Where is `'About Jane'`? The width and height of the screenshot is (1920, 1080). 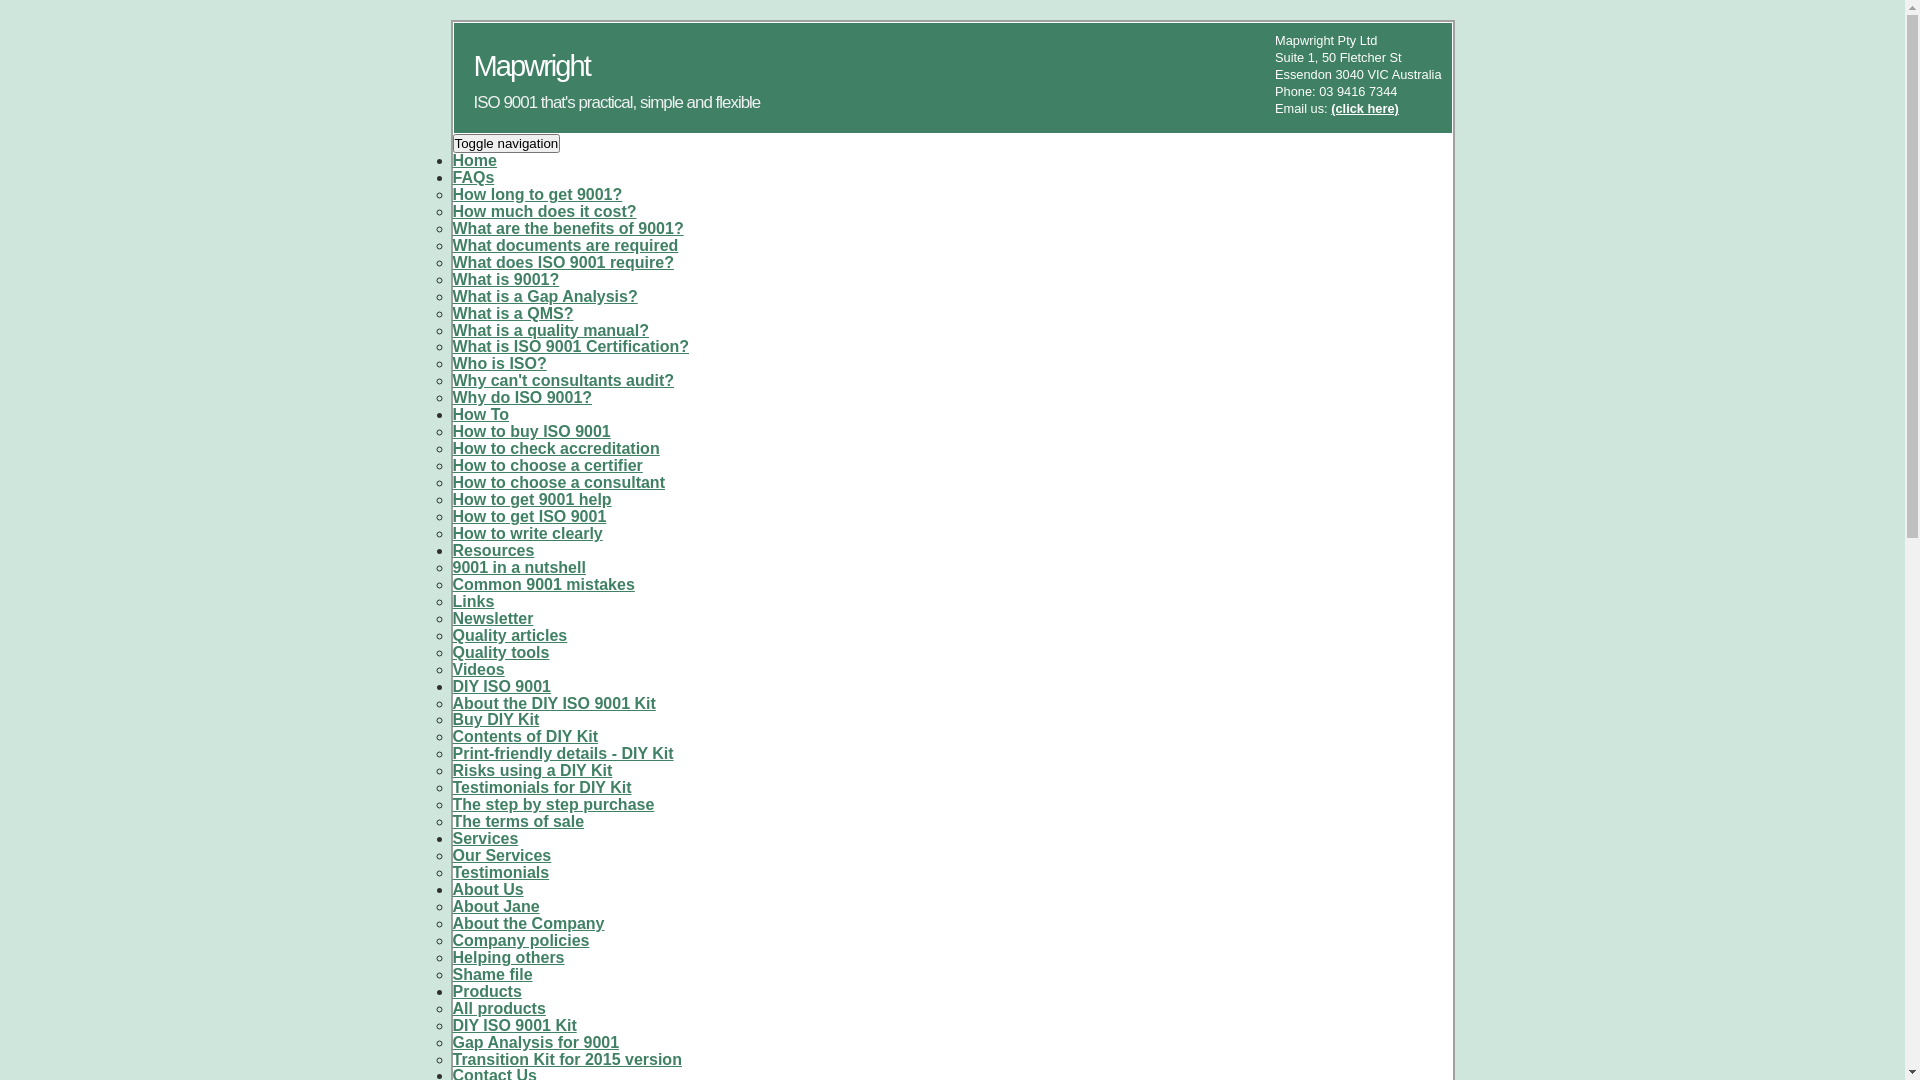
'About Jane' is located at coordinates (495, 906).